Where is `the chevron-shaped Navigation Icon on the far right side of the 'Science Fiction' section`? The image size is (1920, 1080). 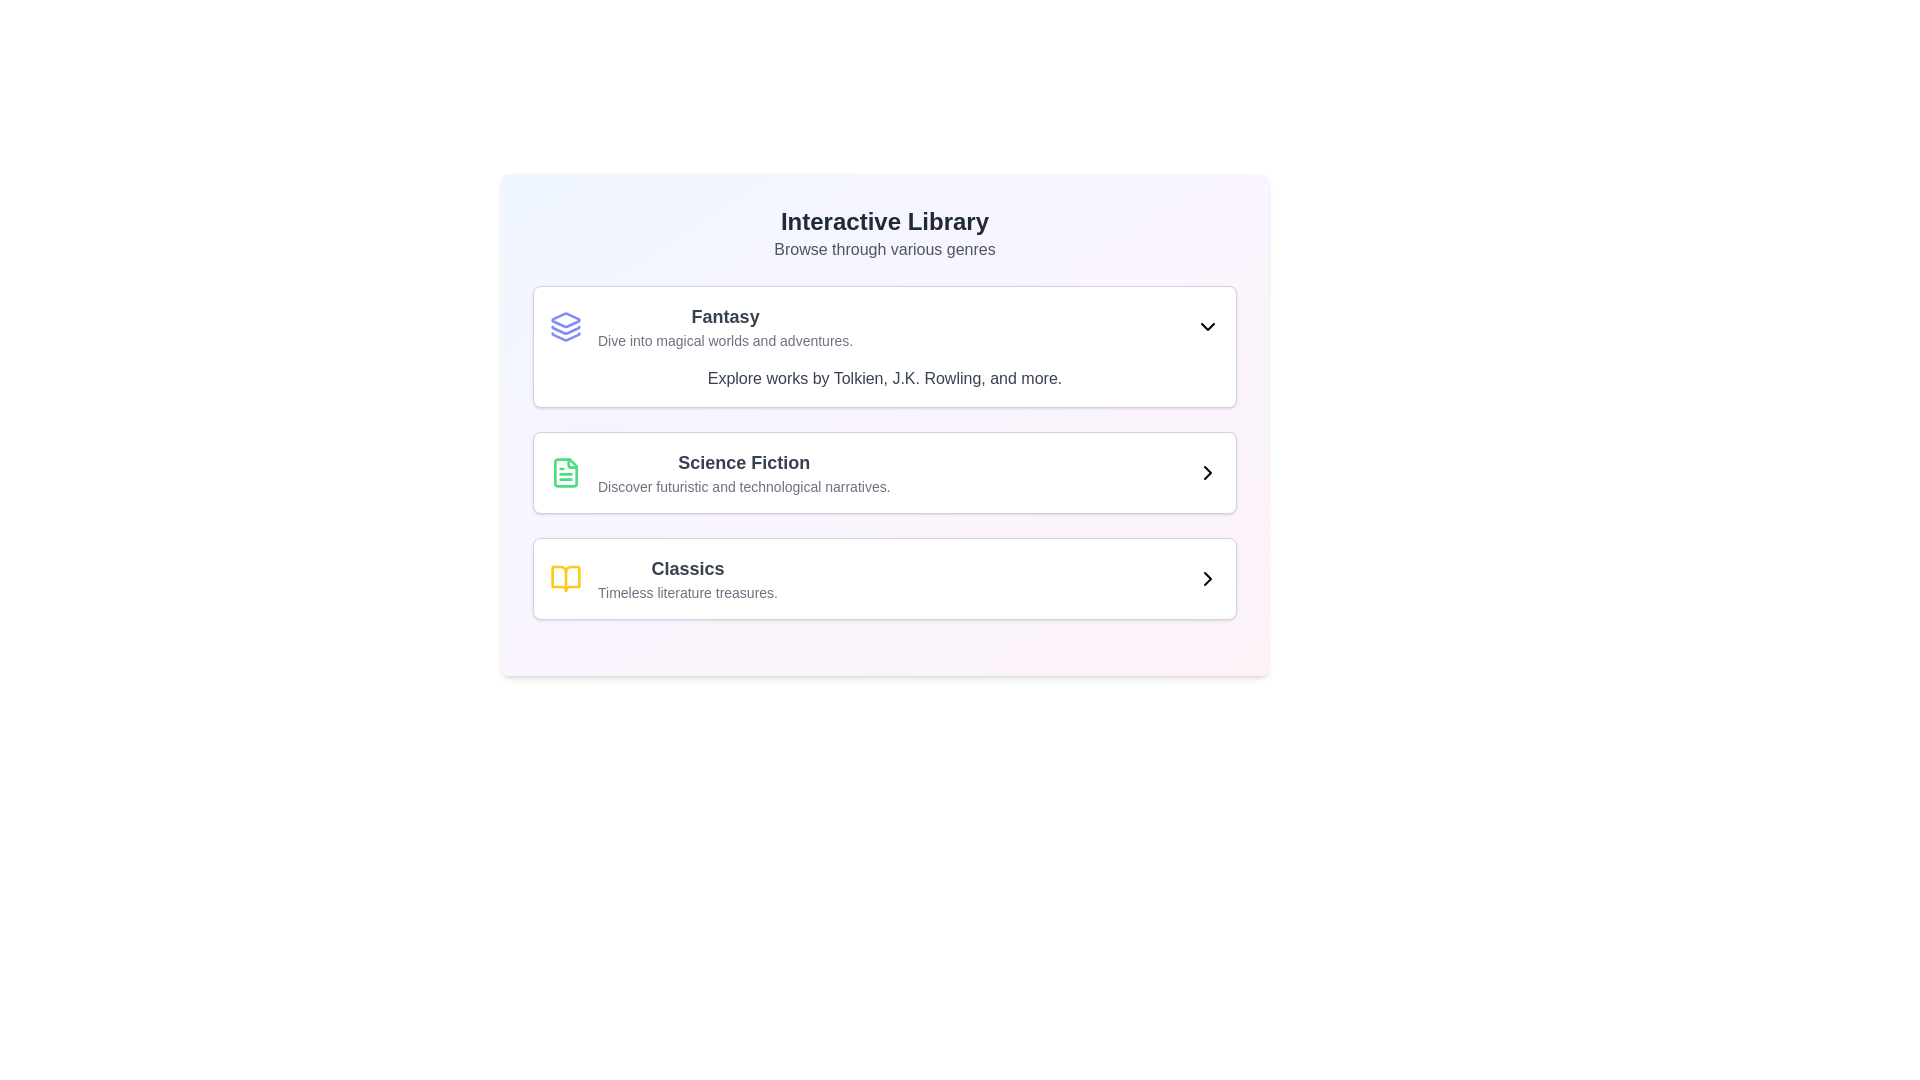
the chevron-shaped Navigation Icon on the far right side of the 'Science Fiction' section is located at coordinates (1207, 473).